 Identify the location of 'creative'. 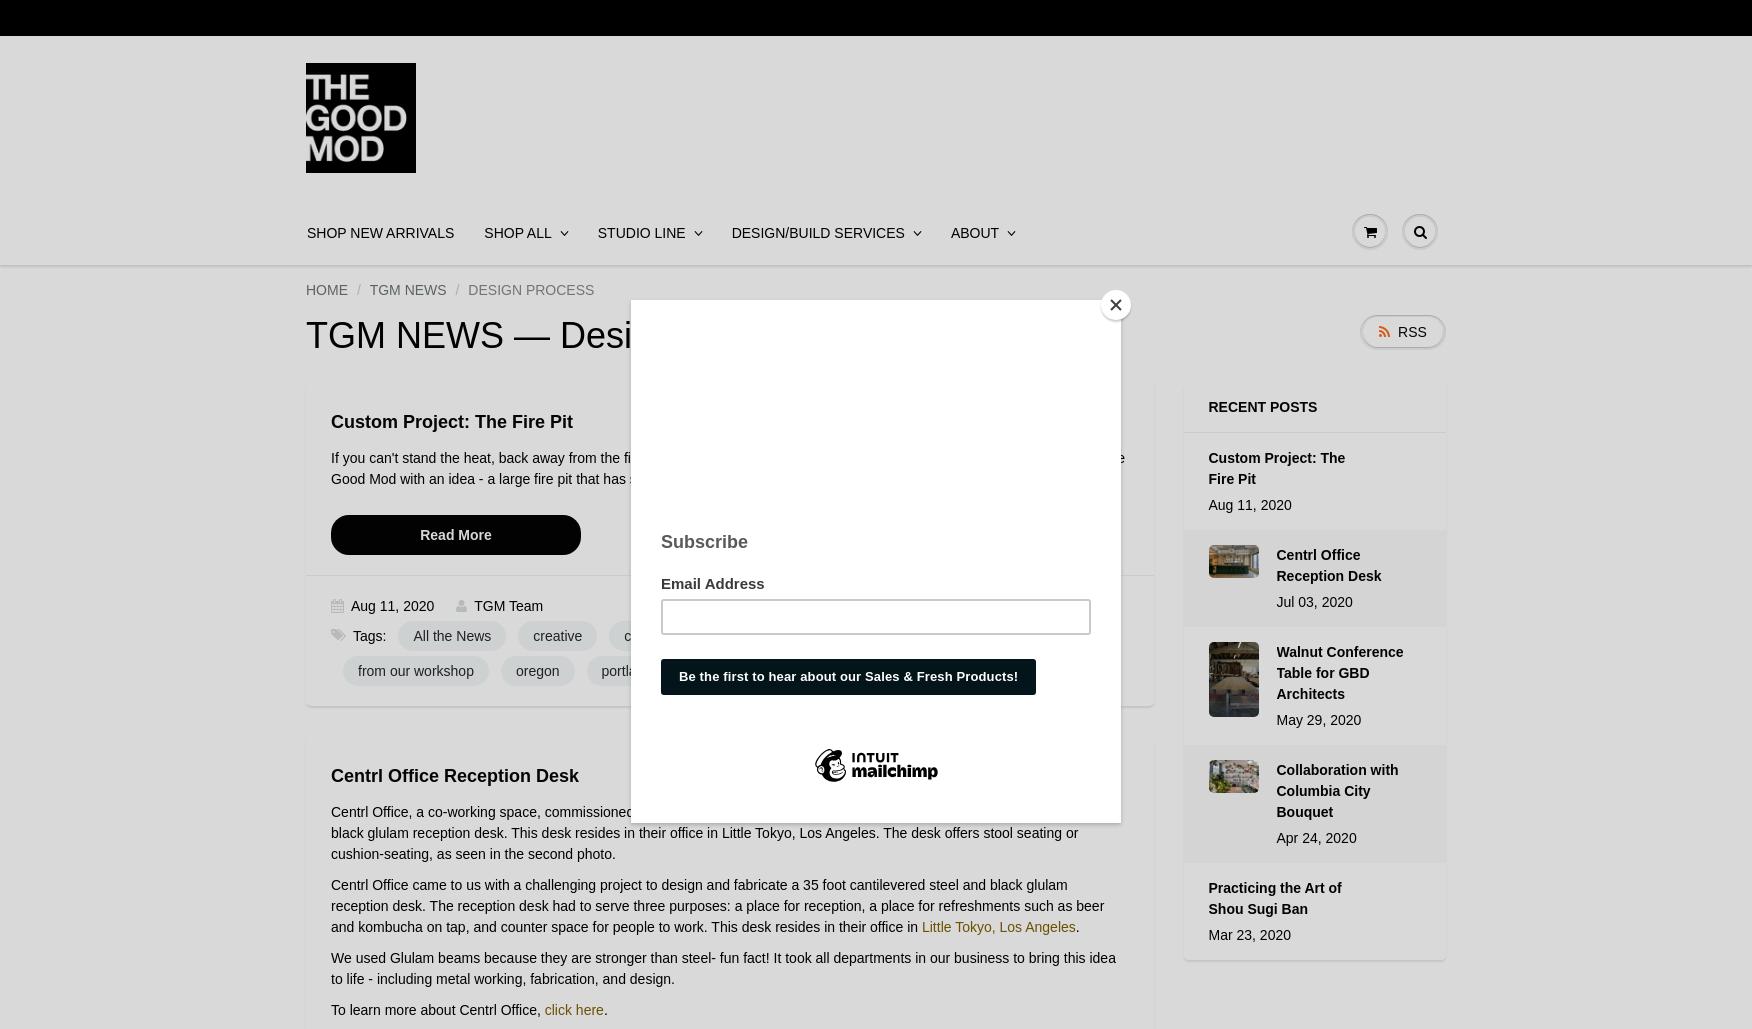
(556, 636).